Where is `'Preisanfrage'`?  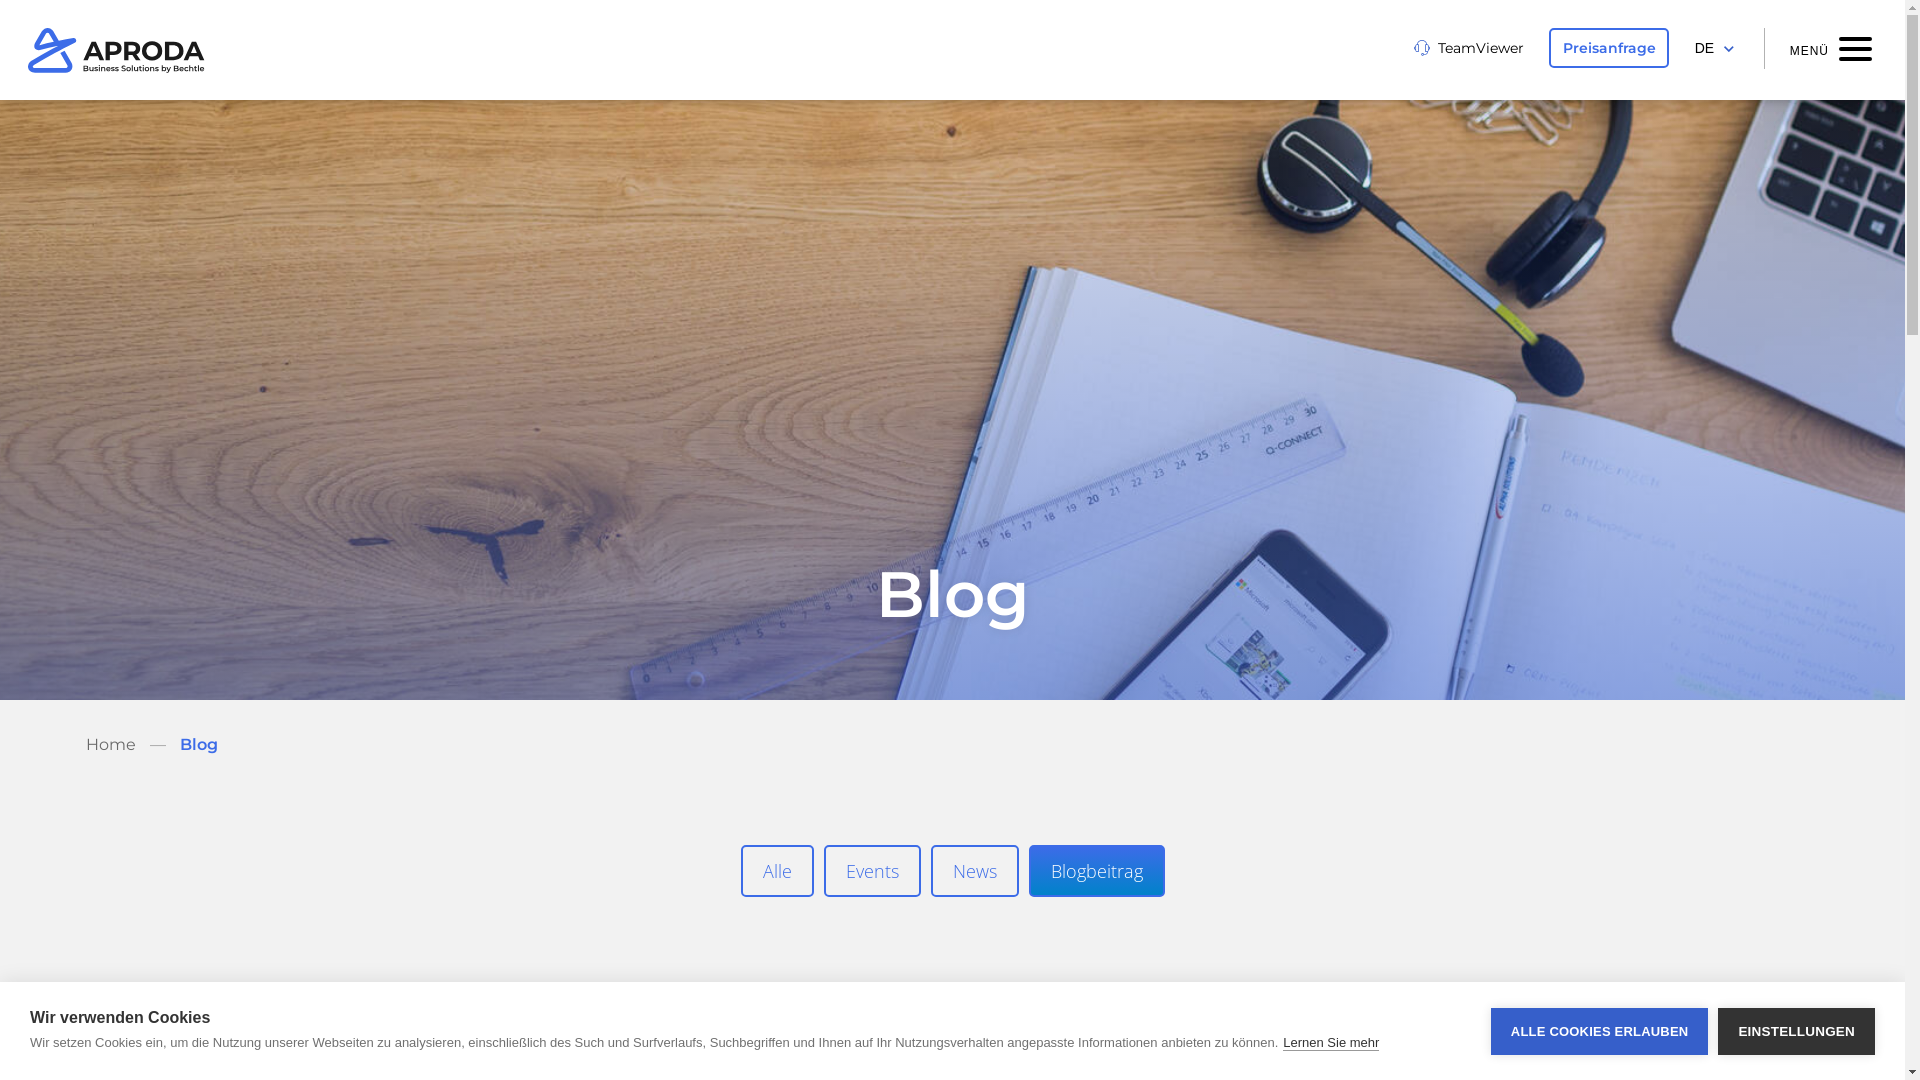 'Preisanfrage' is located at coordinates (1608, 46).